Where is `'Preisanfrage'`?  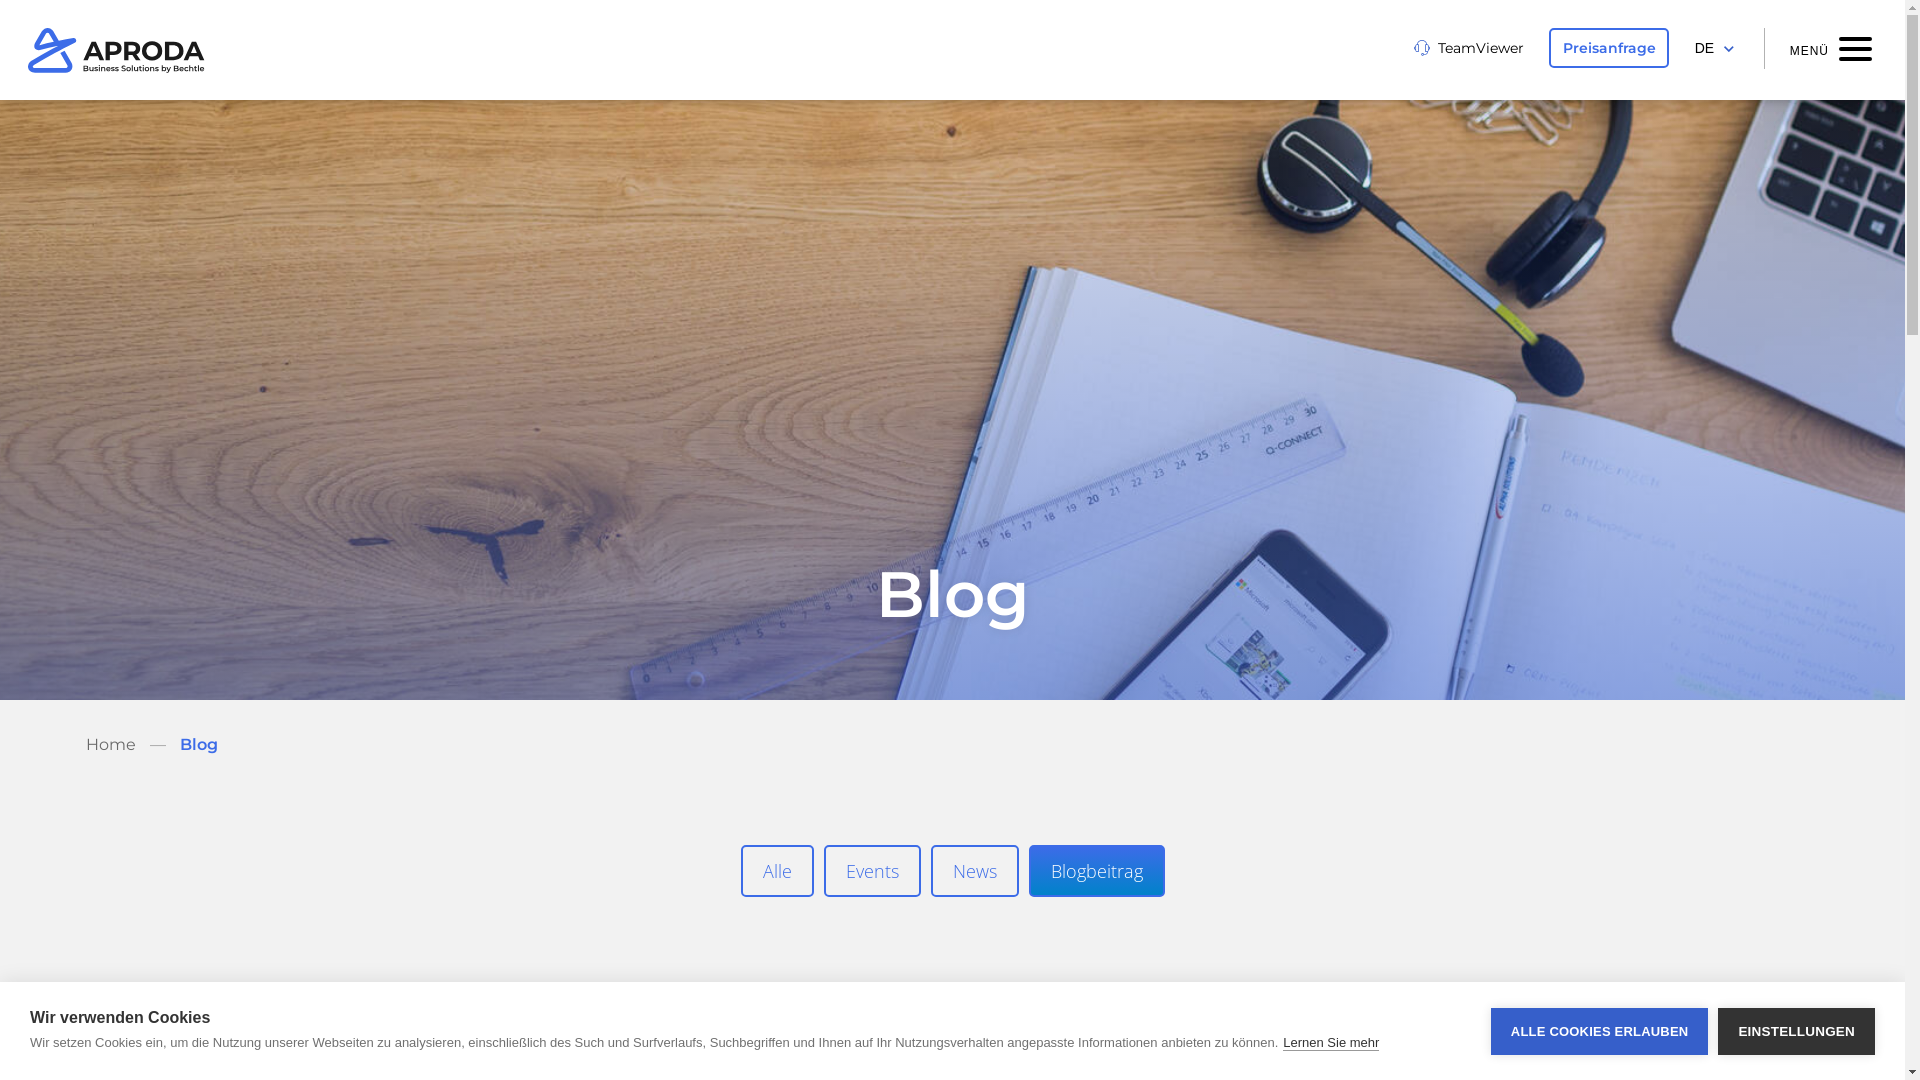 'Preisanfrage' is located at coordinates (1608, 46).